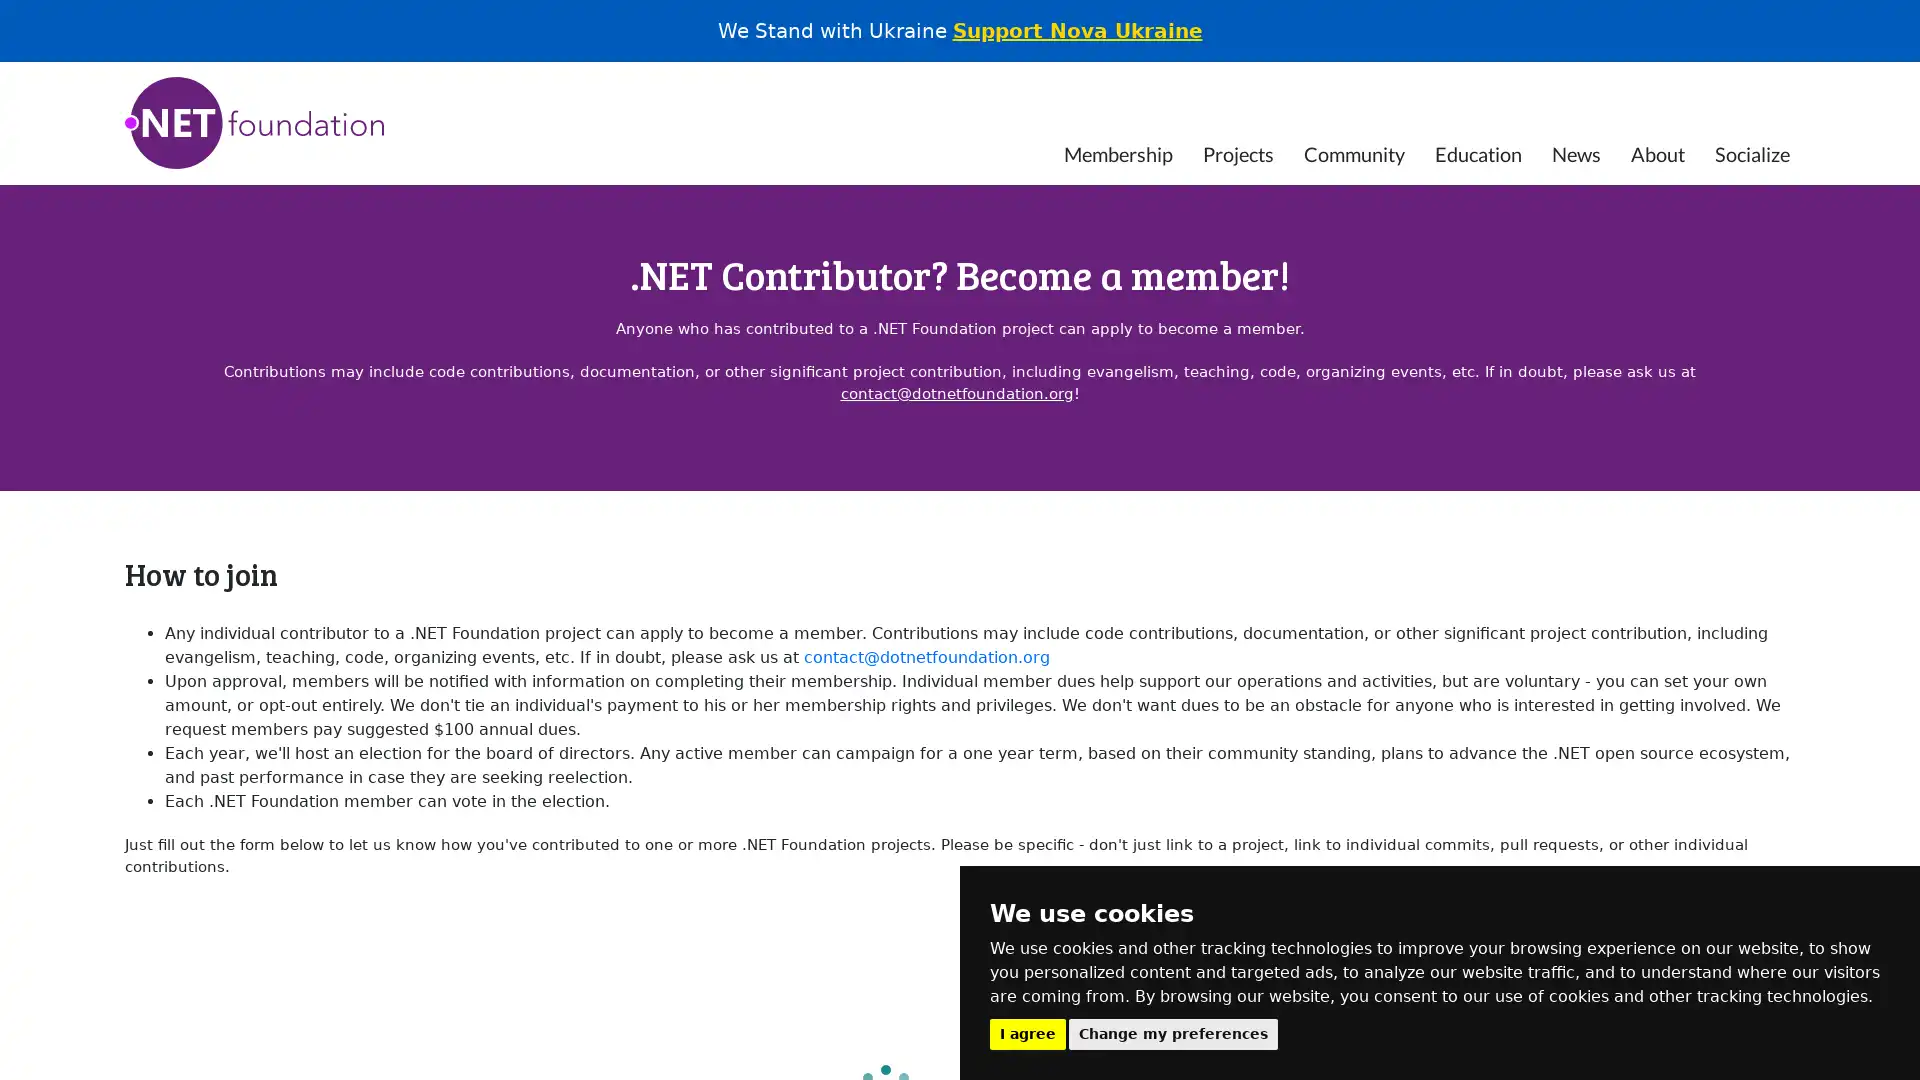 This screenshot has width=1920, height=1080. What do you see at coordinates (1027, 1034) in the screenshot?
I see `I agree` at bounding box center [1027, 1034].